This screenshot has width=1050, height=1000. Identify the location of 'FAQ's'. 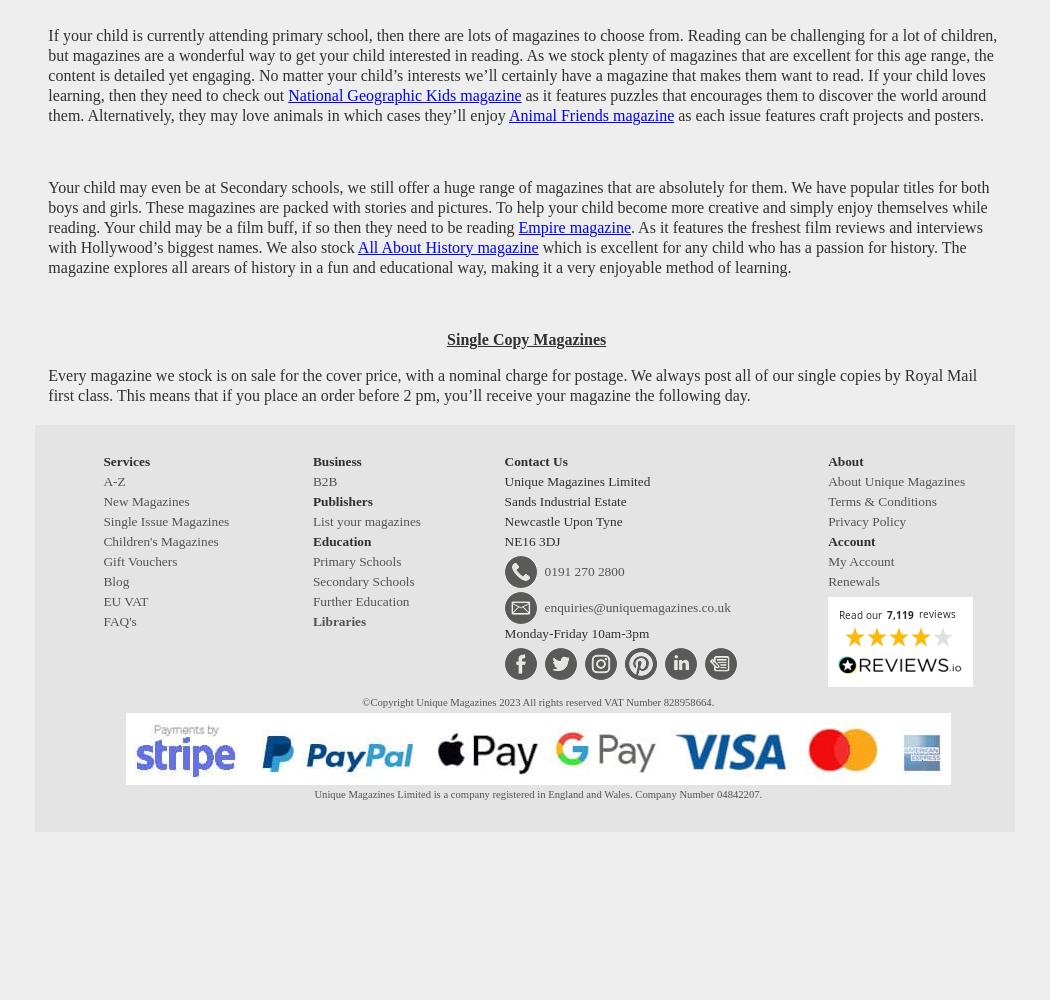
(118, 620).